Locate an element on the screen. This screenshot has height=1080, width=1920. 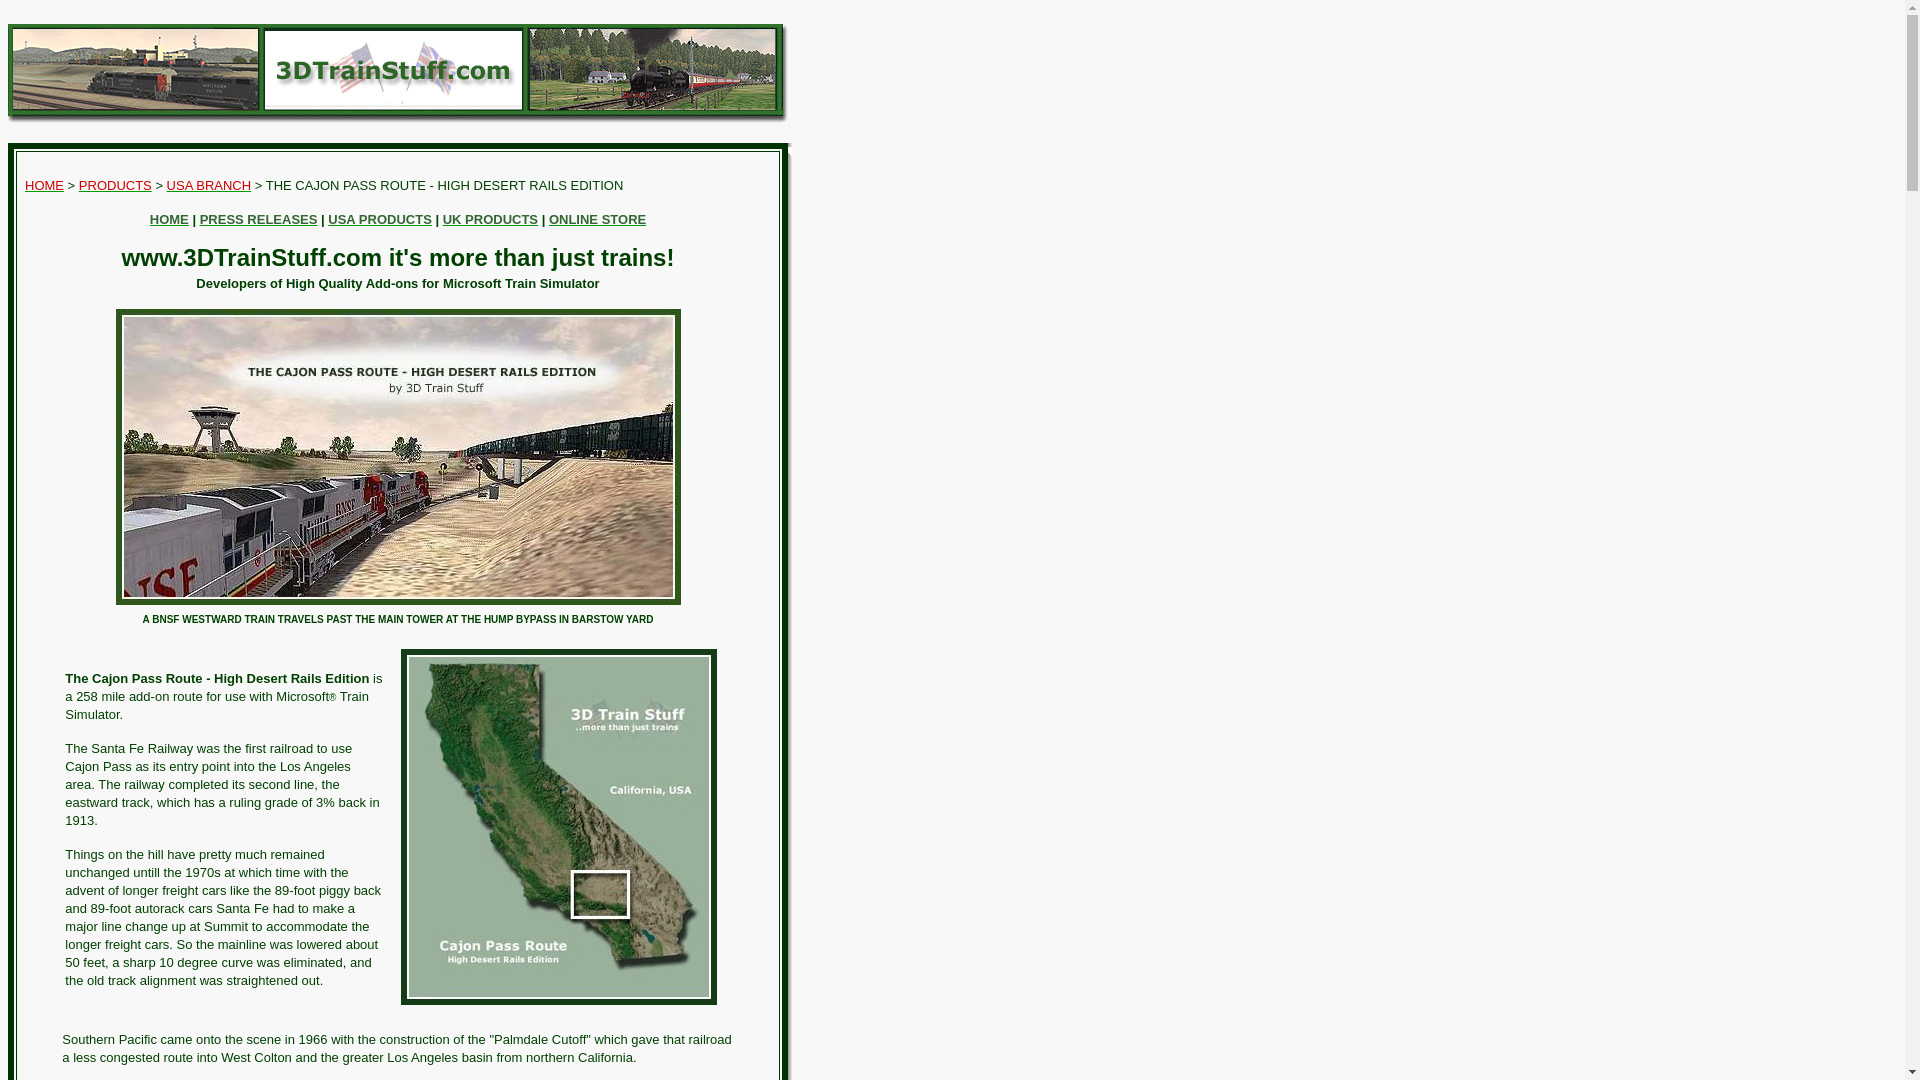
'ONLINE STORE' is located at coordinates (548, 219).